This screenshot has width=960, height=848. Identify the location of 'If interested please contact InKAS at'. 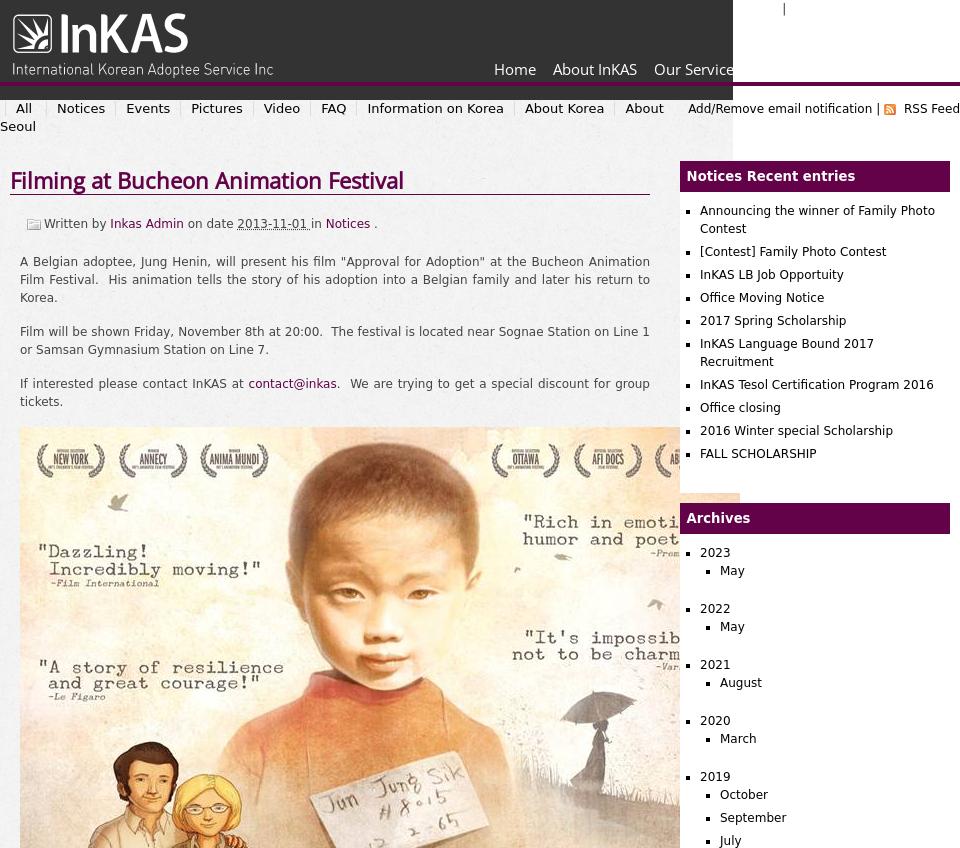
(133, 383).